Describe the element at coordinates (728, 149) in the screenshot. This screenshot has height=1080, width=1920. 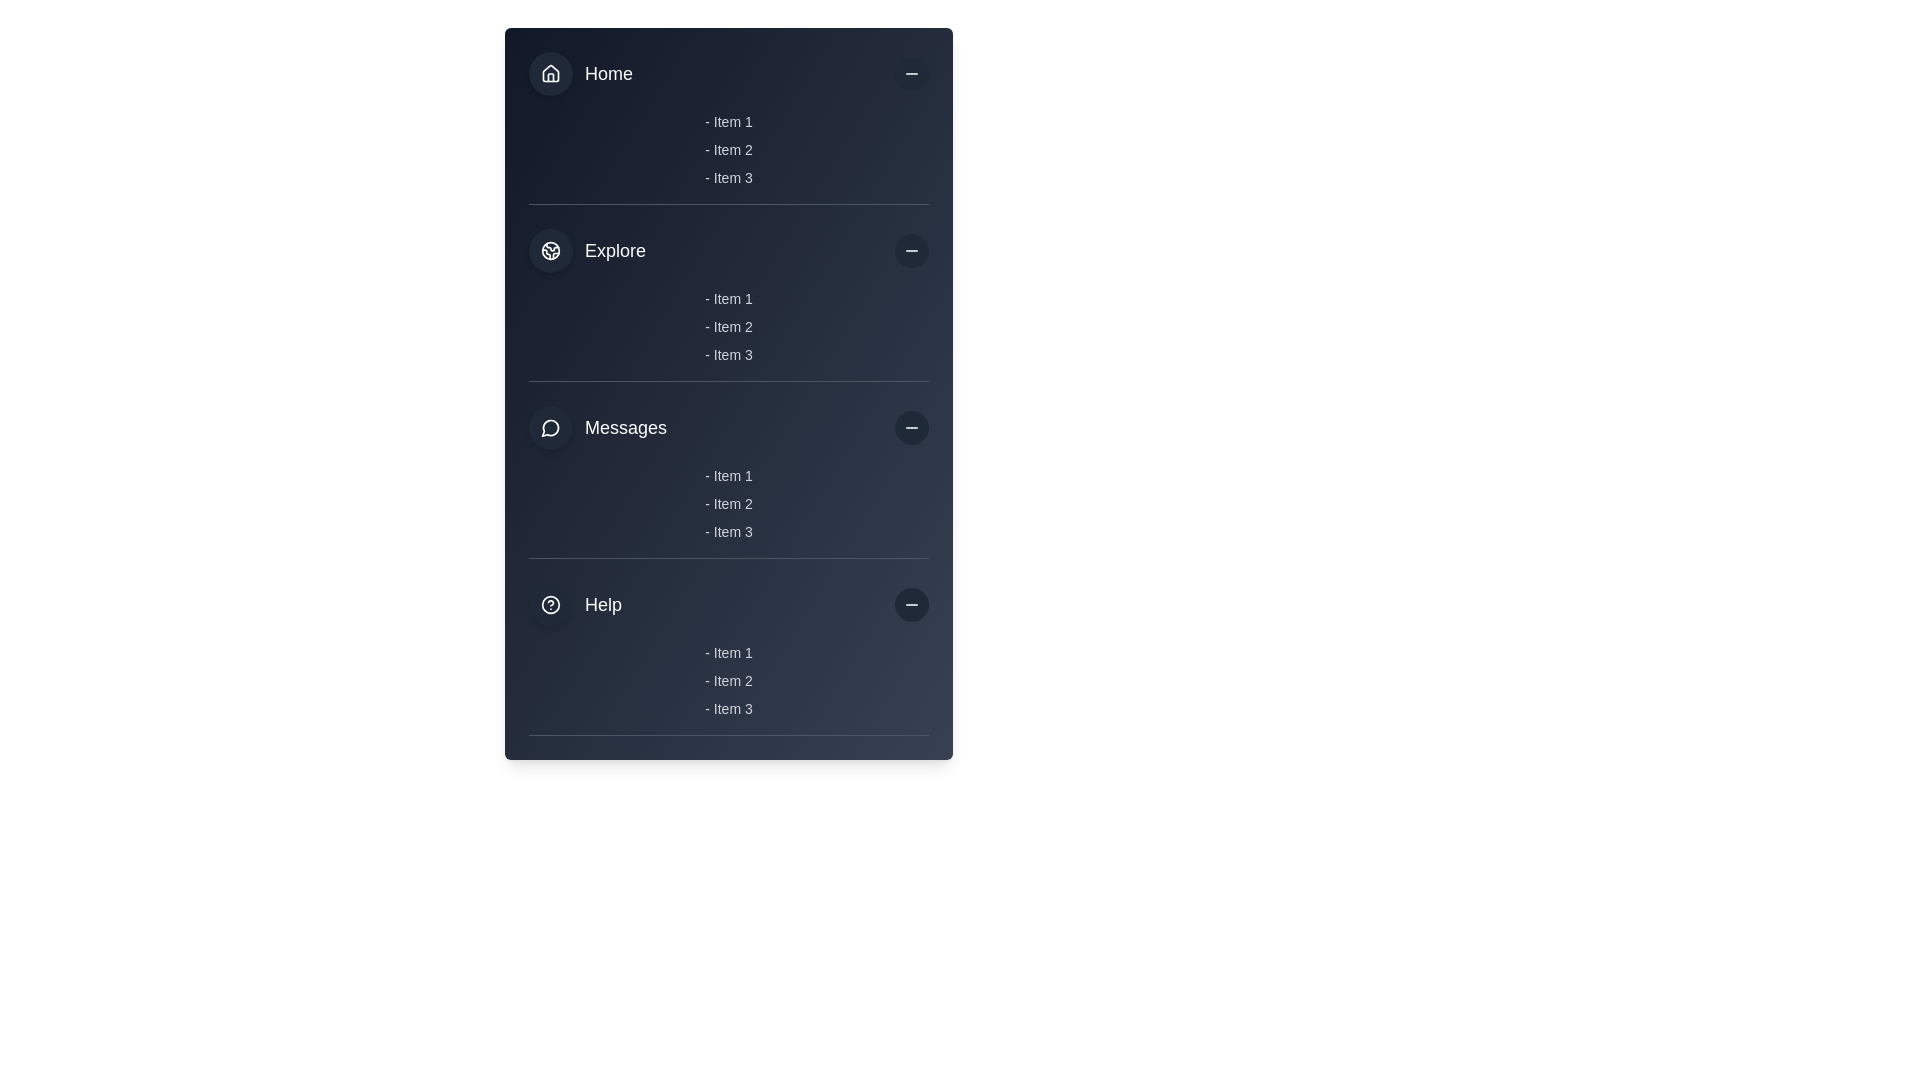
I see `an individual list item located below the 'Home' heading in the vertical navigation panel` at that location.